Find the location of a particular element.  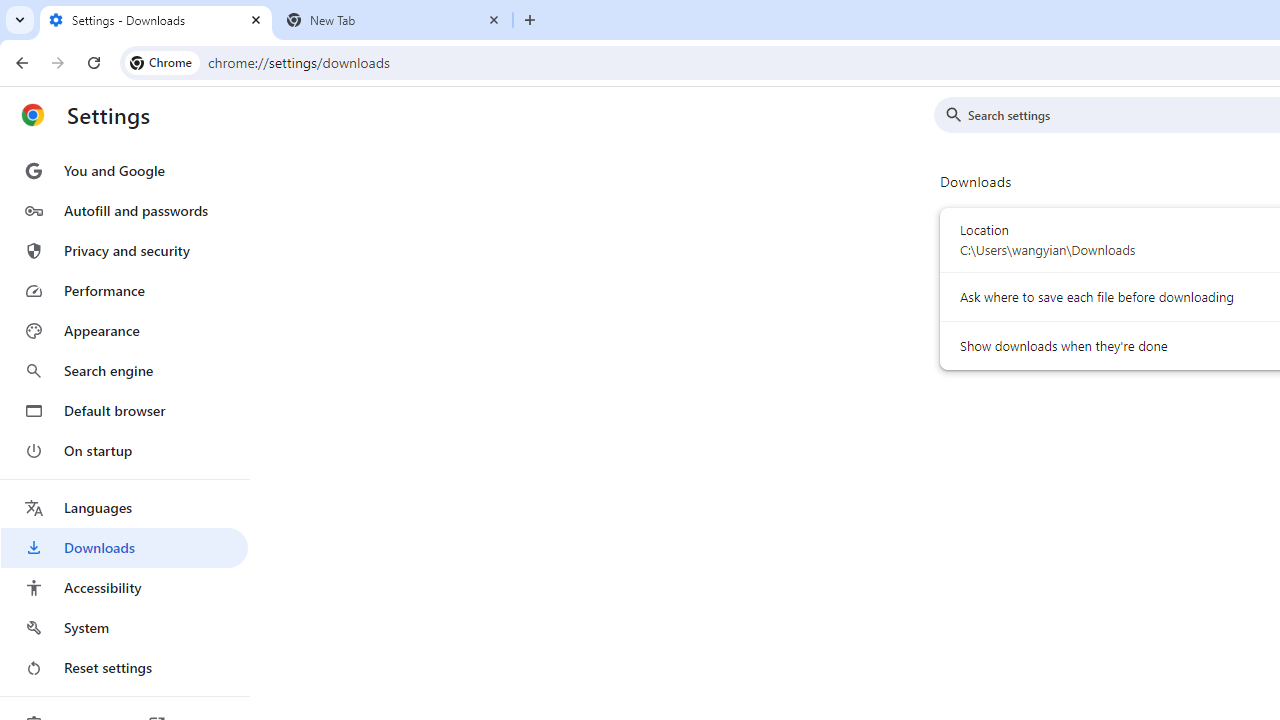

'You and Google' is located at coordinates (123, 170).